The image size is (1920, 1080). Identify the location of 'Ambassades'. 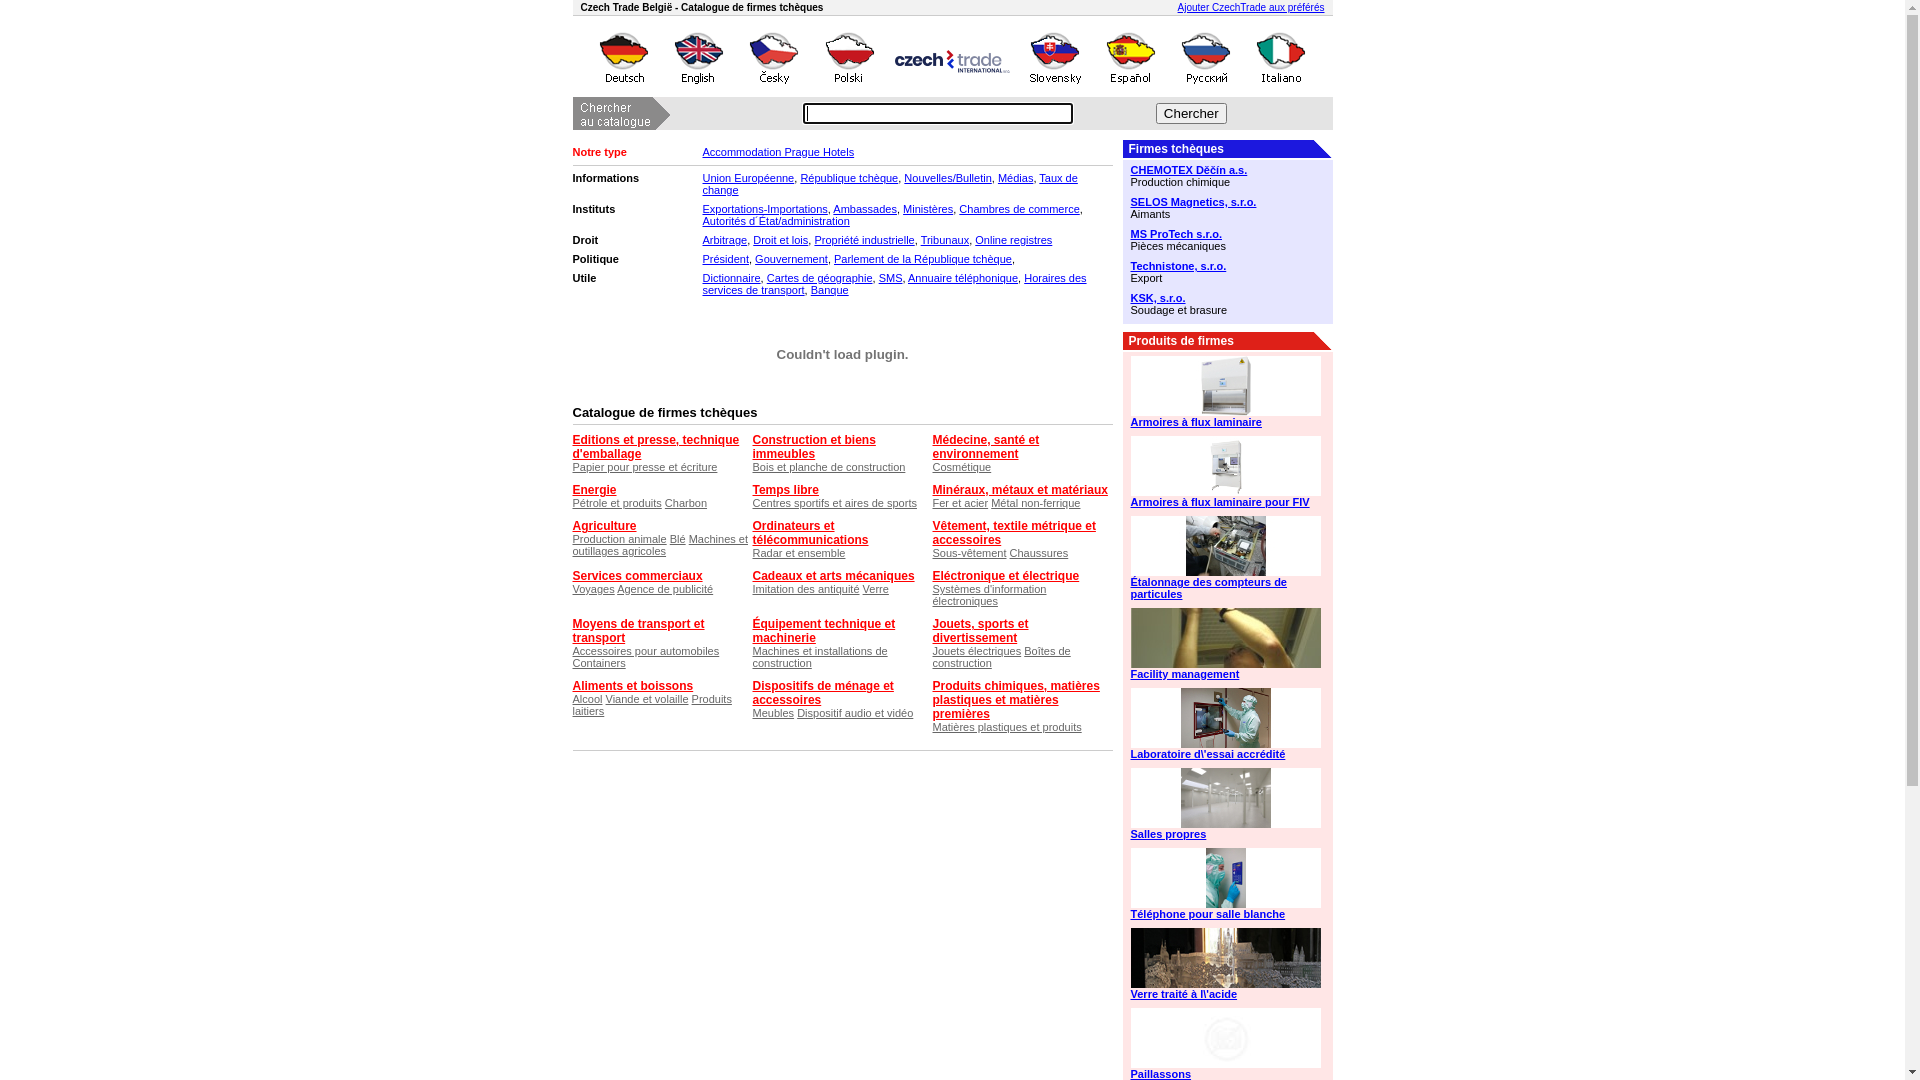
(864, 208).